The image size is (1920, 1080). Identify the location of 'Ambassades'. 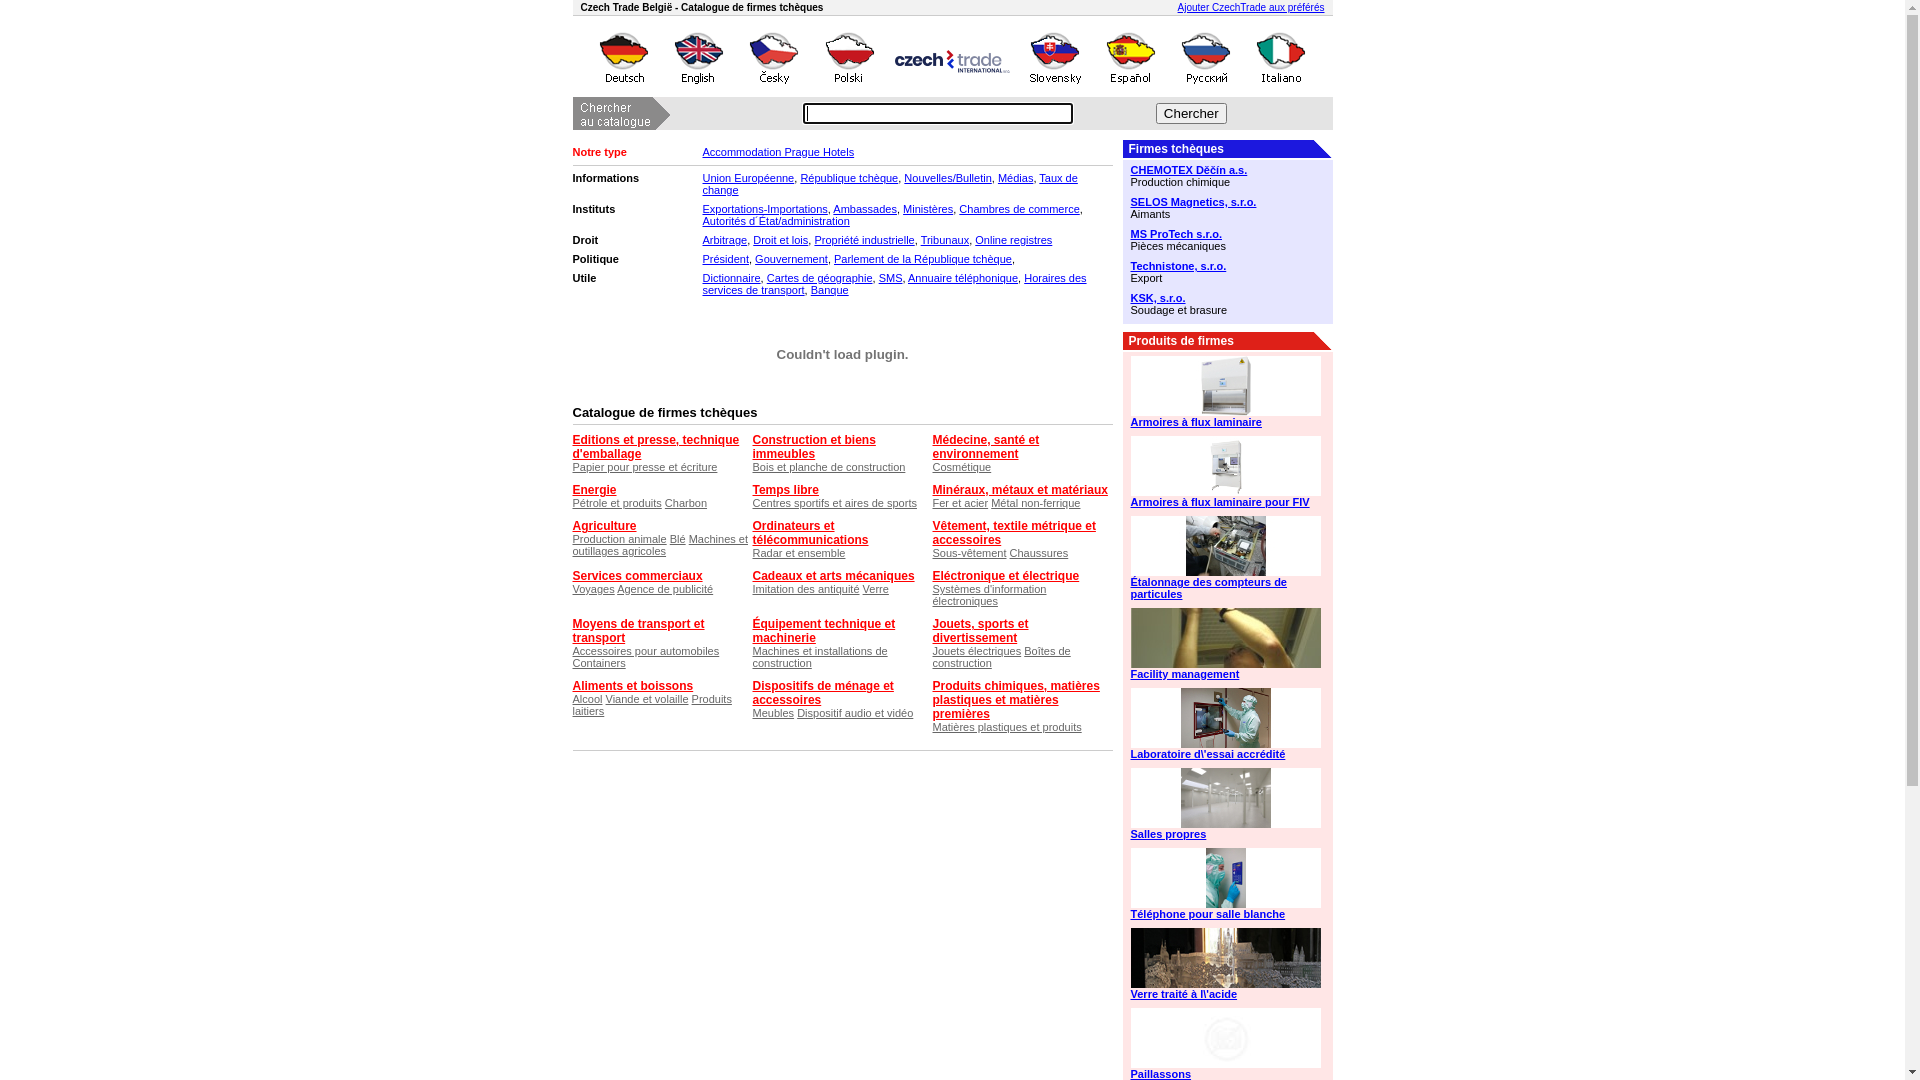
(864, 208).